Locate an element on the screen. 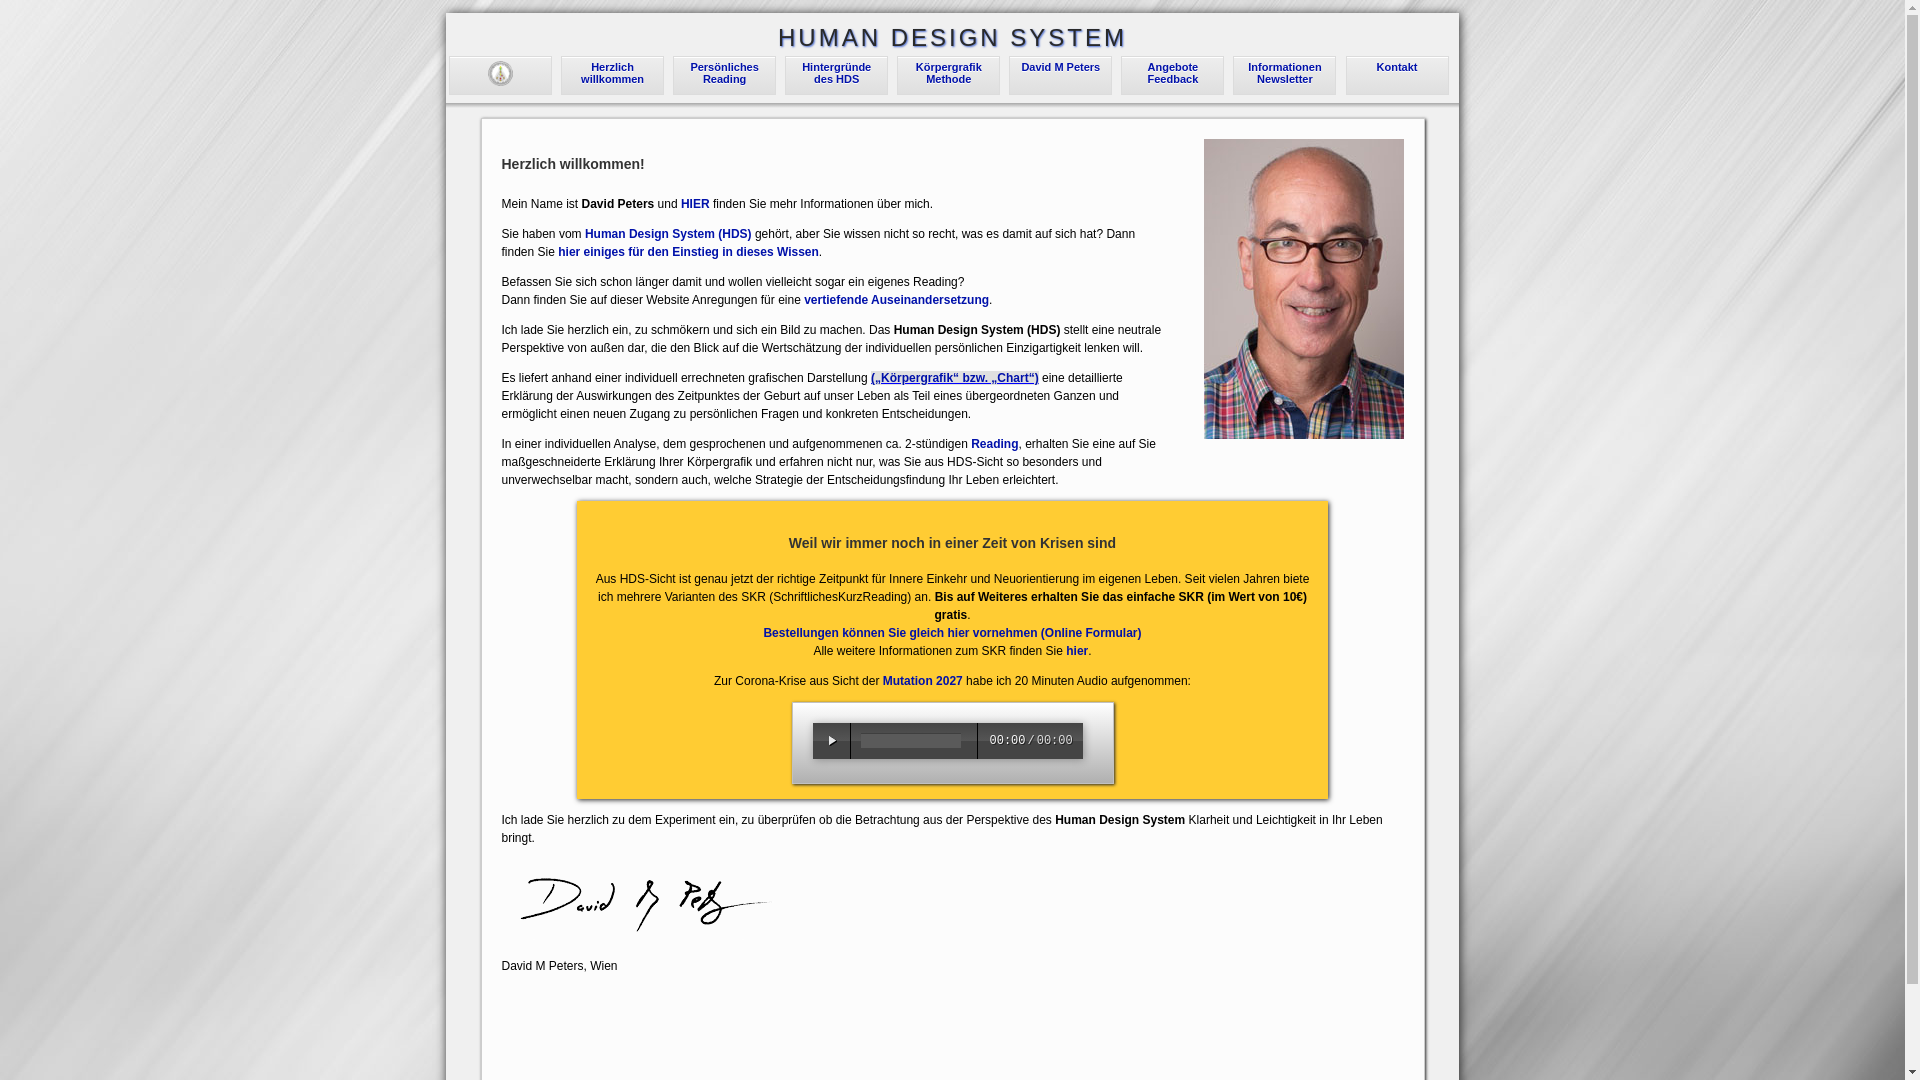 The height and width of the screenshot is (1080, 1920). 'Informationen is located at coordinates (1284, 72).